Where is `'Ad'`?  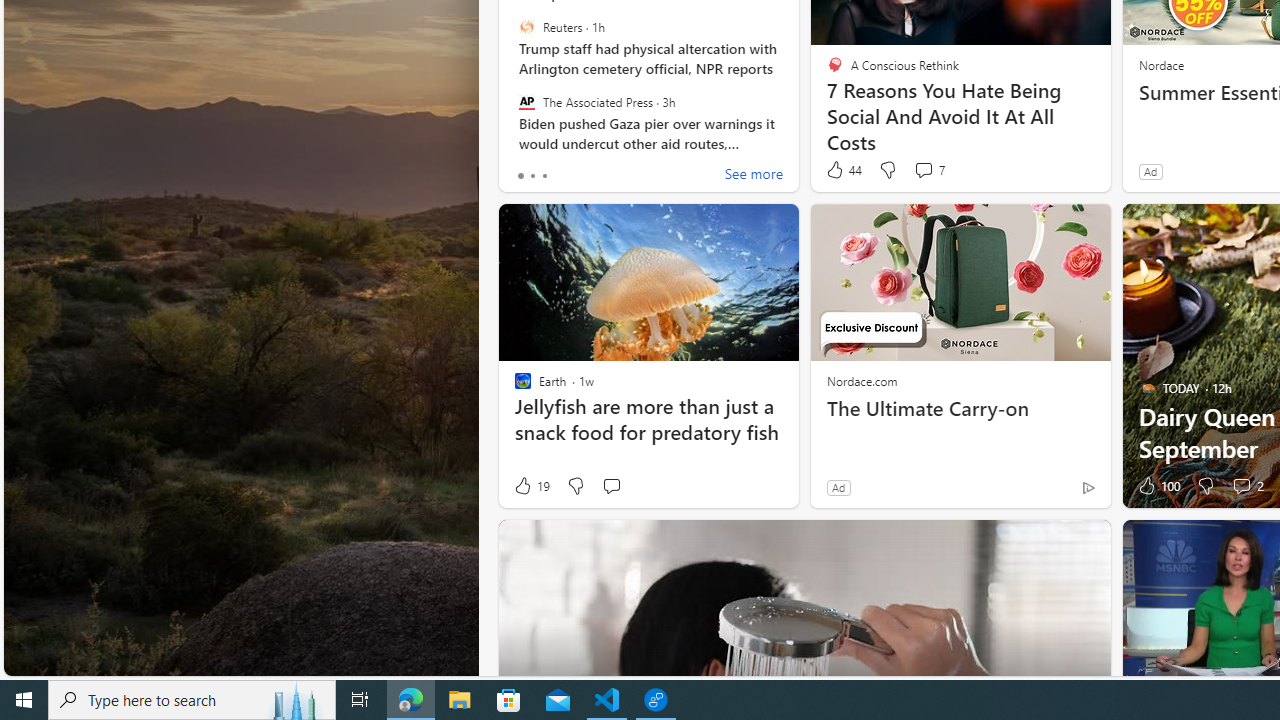 'Ad' is located at coordinates (838, 487).